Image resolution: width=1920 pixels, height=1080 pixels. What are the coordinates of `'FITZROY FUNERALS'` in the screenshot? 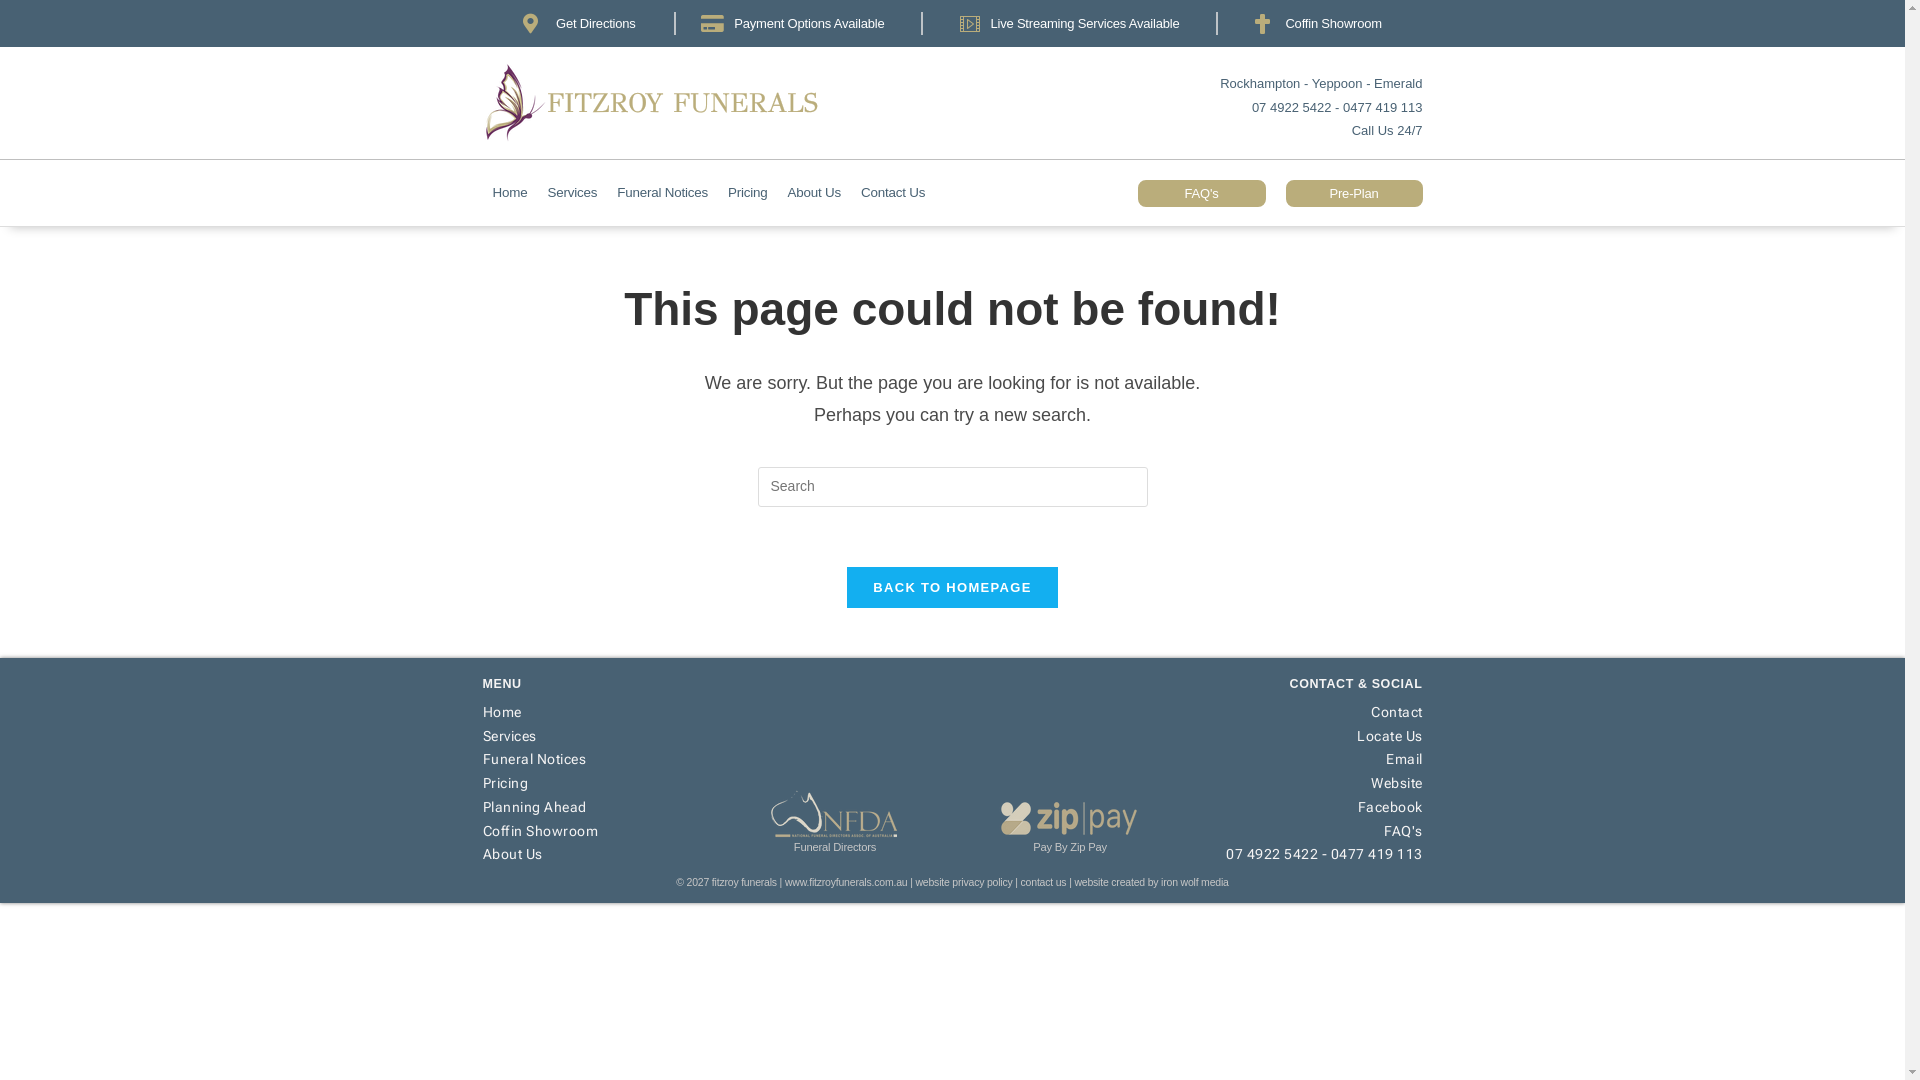 It's located at (681, 103).